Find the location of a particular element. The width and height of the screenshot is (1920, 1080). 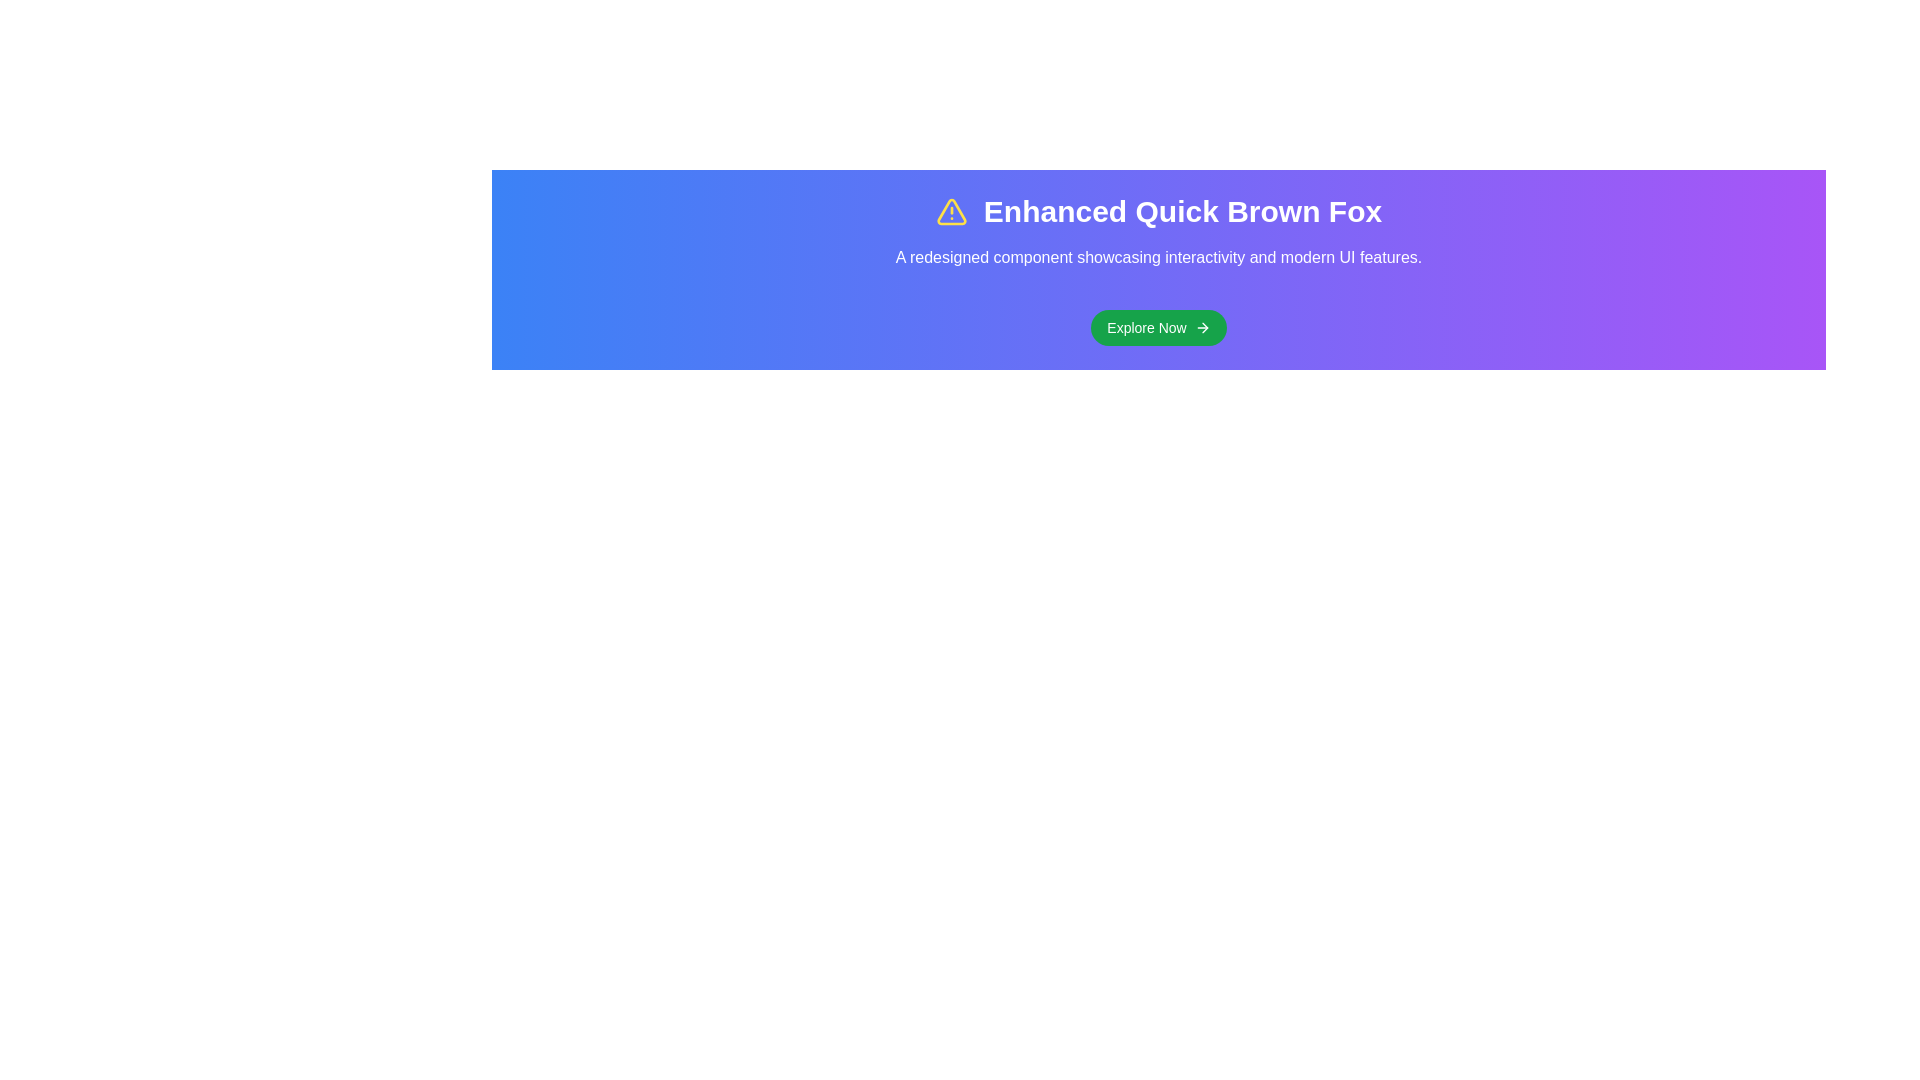

the Text Label displaying 'A redesigned component showcasing interactivity and modern UI features.' which is located below the title 'Enhanced Quick Brown Fox' and above the 'Explore Now' button is located at coordinates (1158, 257).